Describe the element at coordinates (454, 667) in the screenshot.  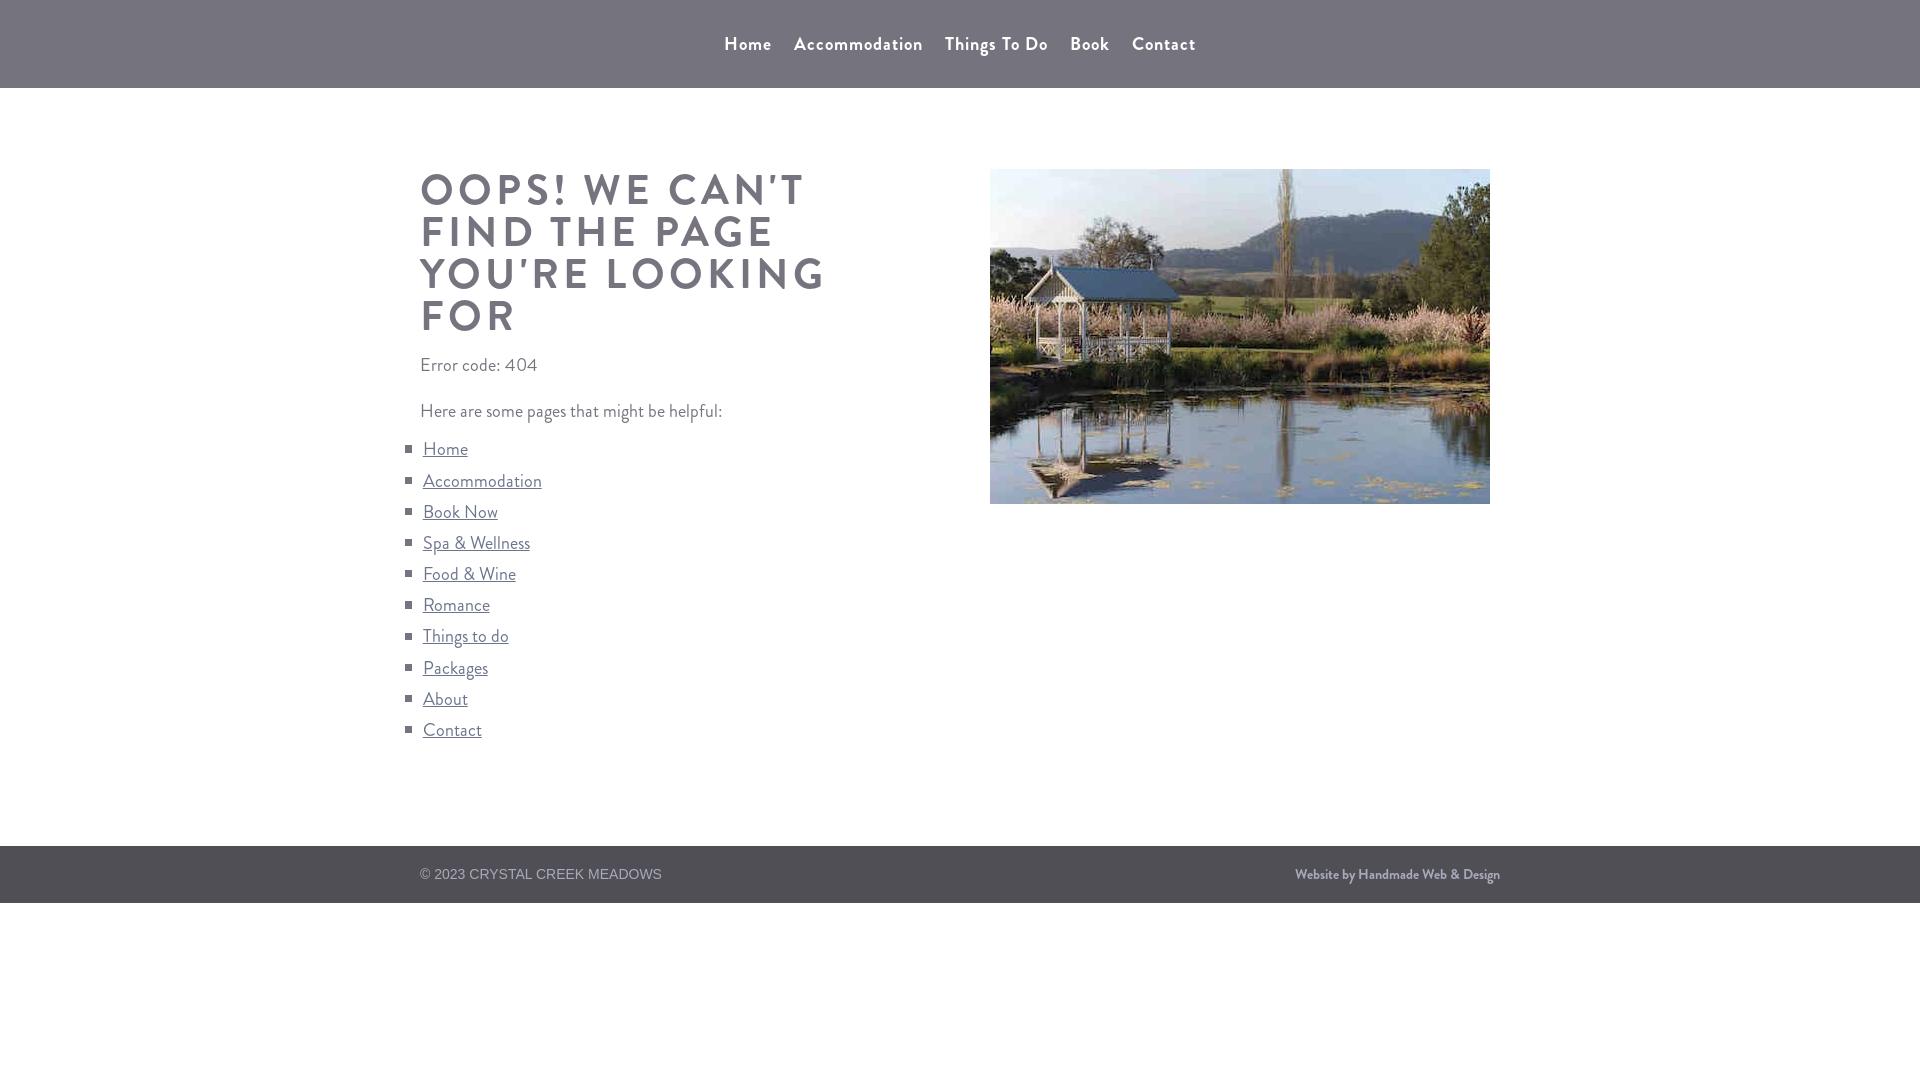
I see `'Packages'` at that location.